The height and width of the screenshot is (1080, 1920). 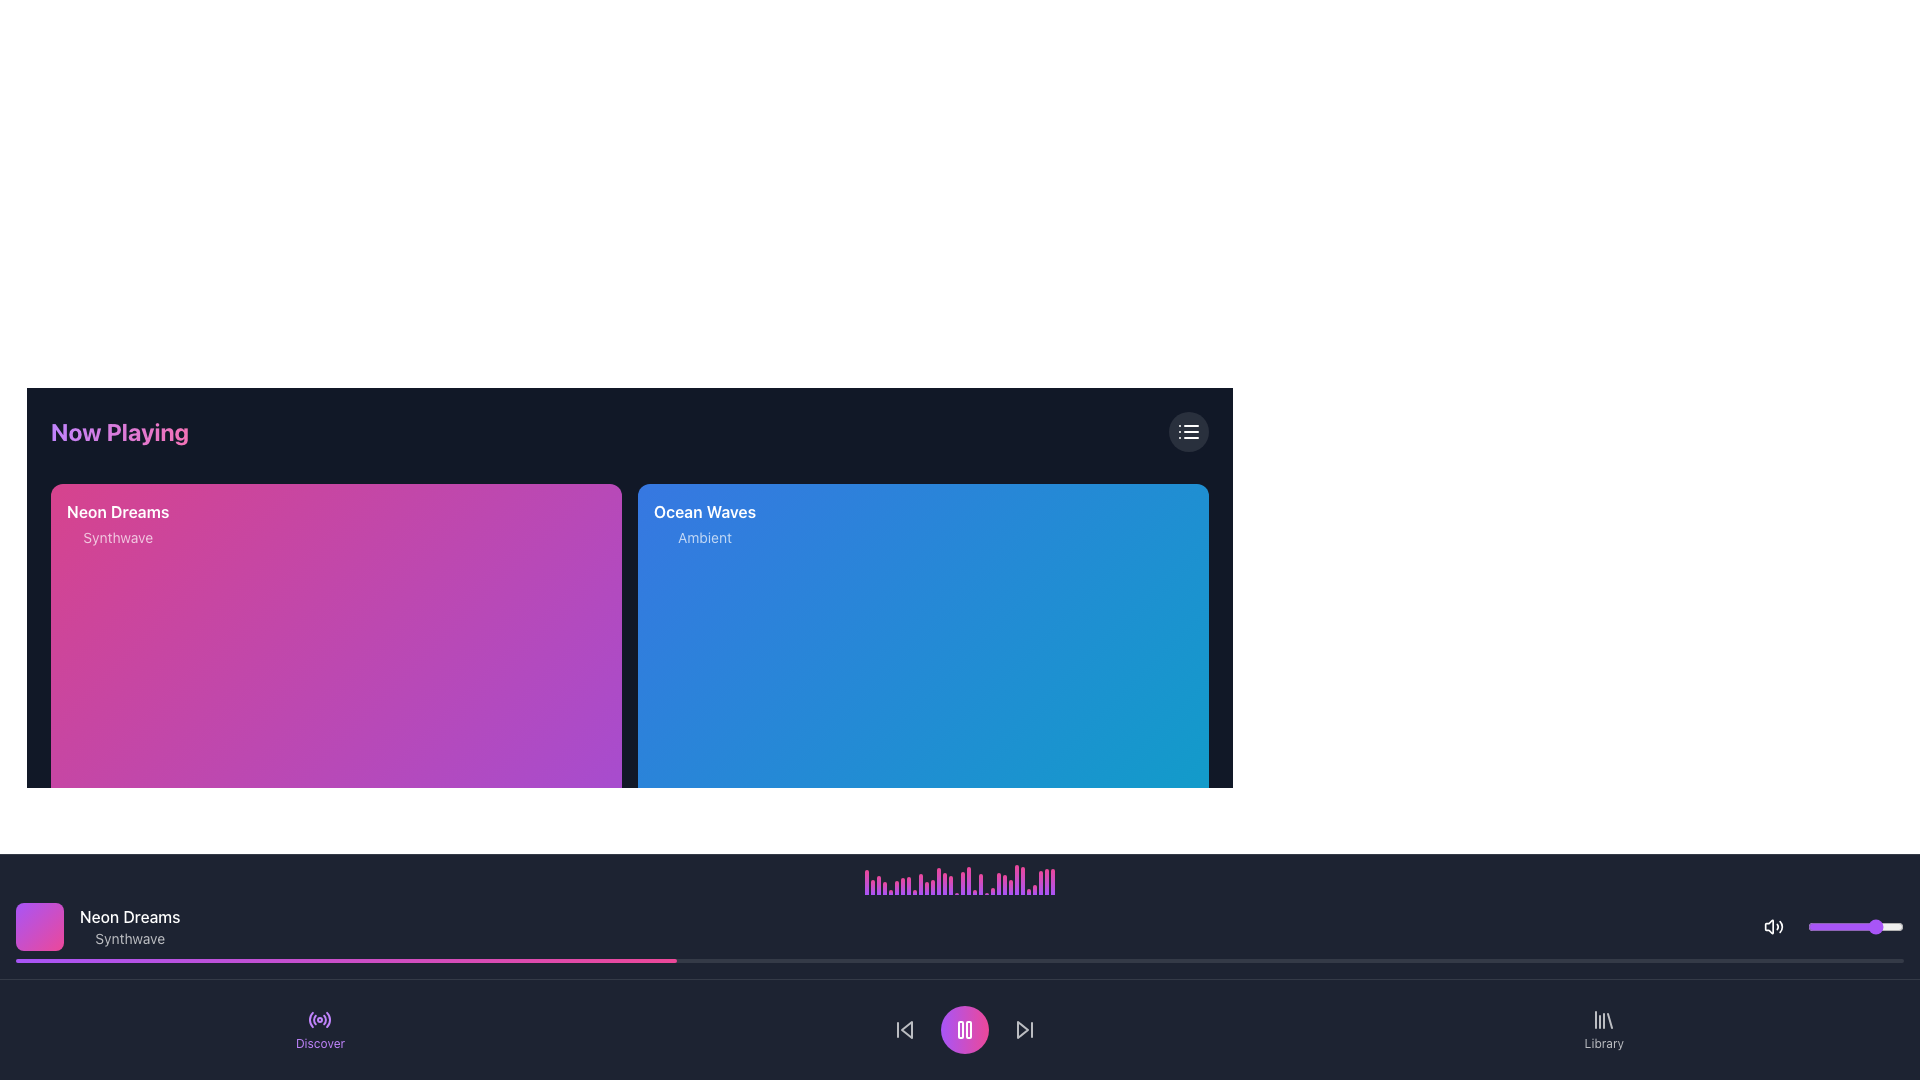 I want to click on the label positioned in the bottom-right section of the interface, so click(x=1604, y=1043).